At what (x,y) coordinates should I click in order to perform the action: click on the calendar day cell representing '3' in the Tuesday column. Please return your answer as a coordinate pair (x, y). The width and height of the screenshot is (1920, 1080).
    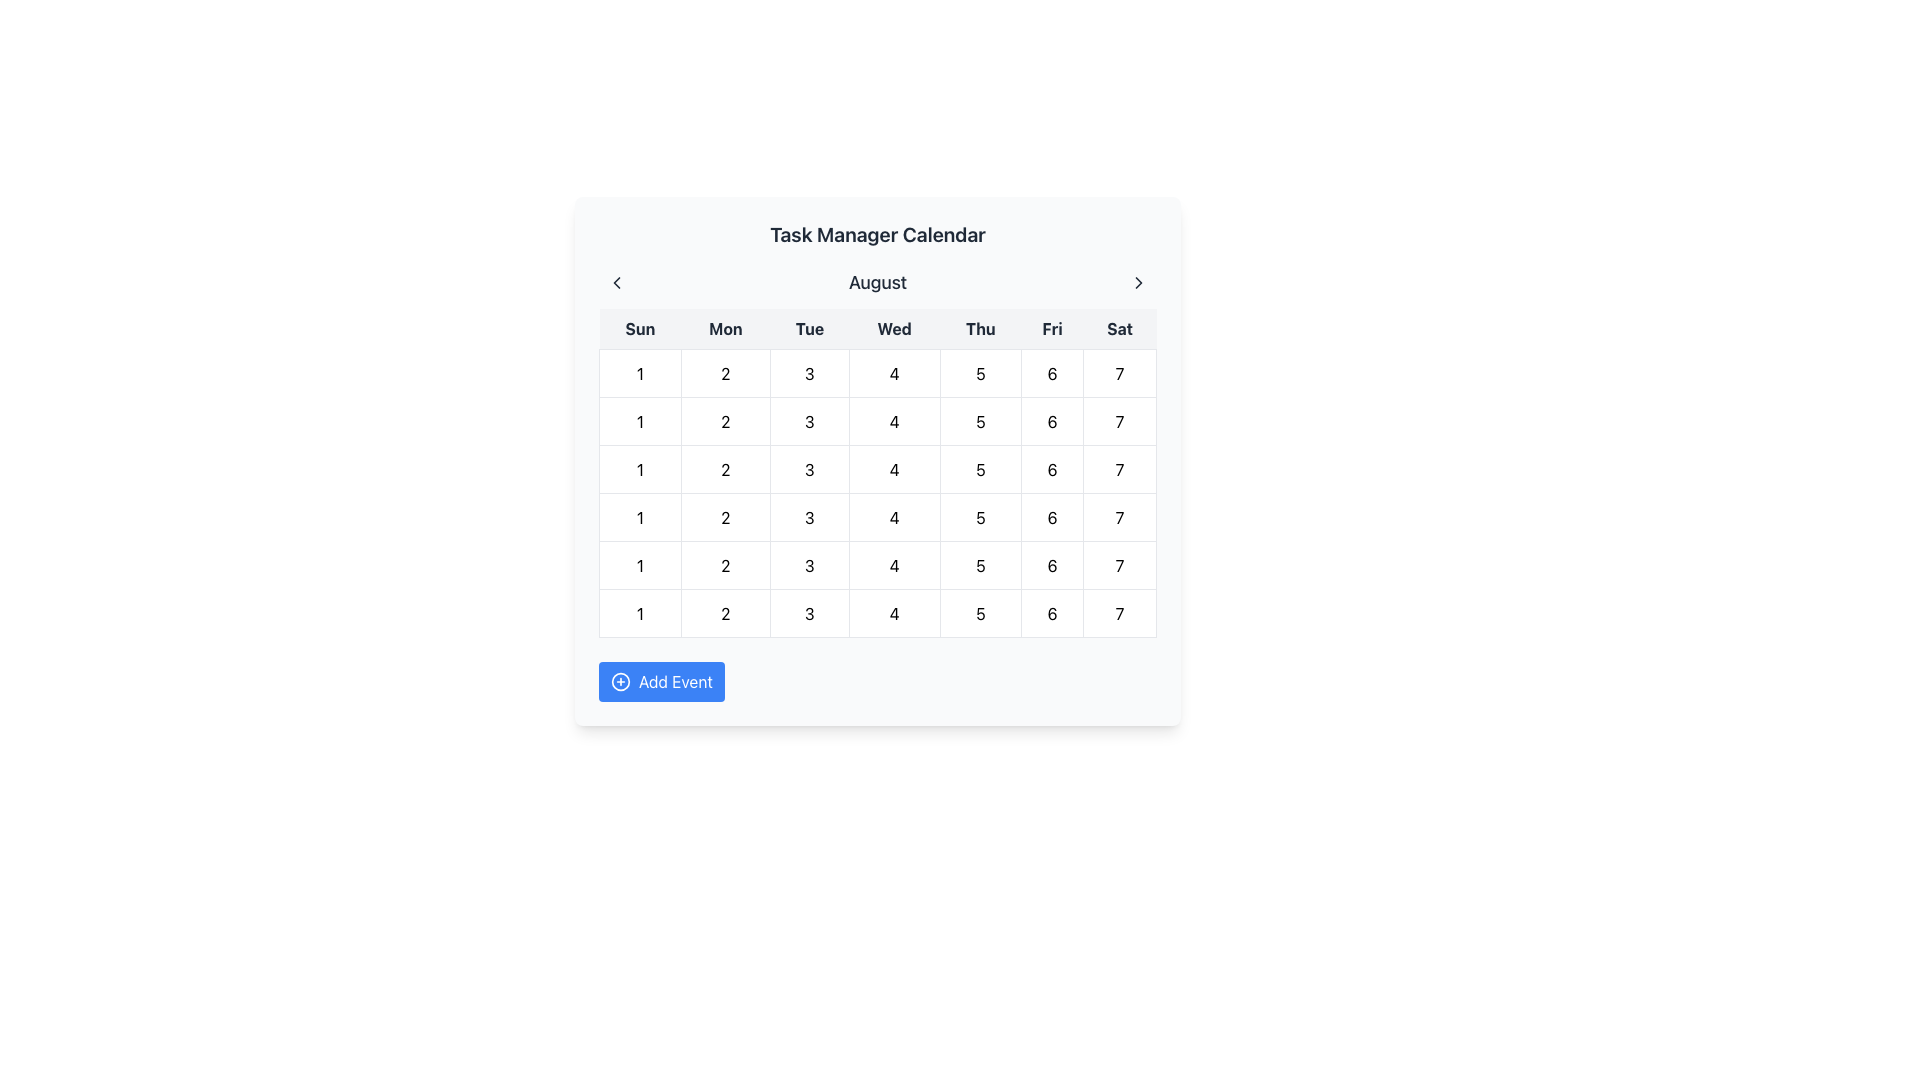
    Looking at the image, I should click on (809, 373).